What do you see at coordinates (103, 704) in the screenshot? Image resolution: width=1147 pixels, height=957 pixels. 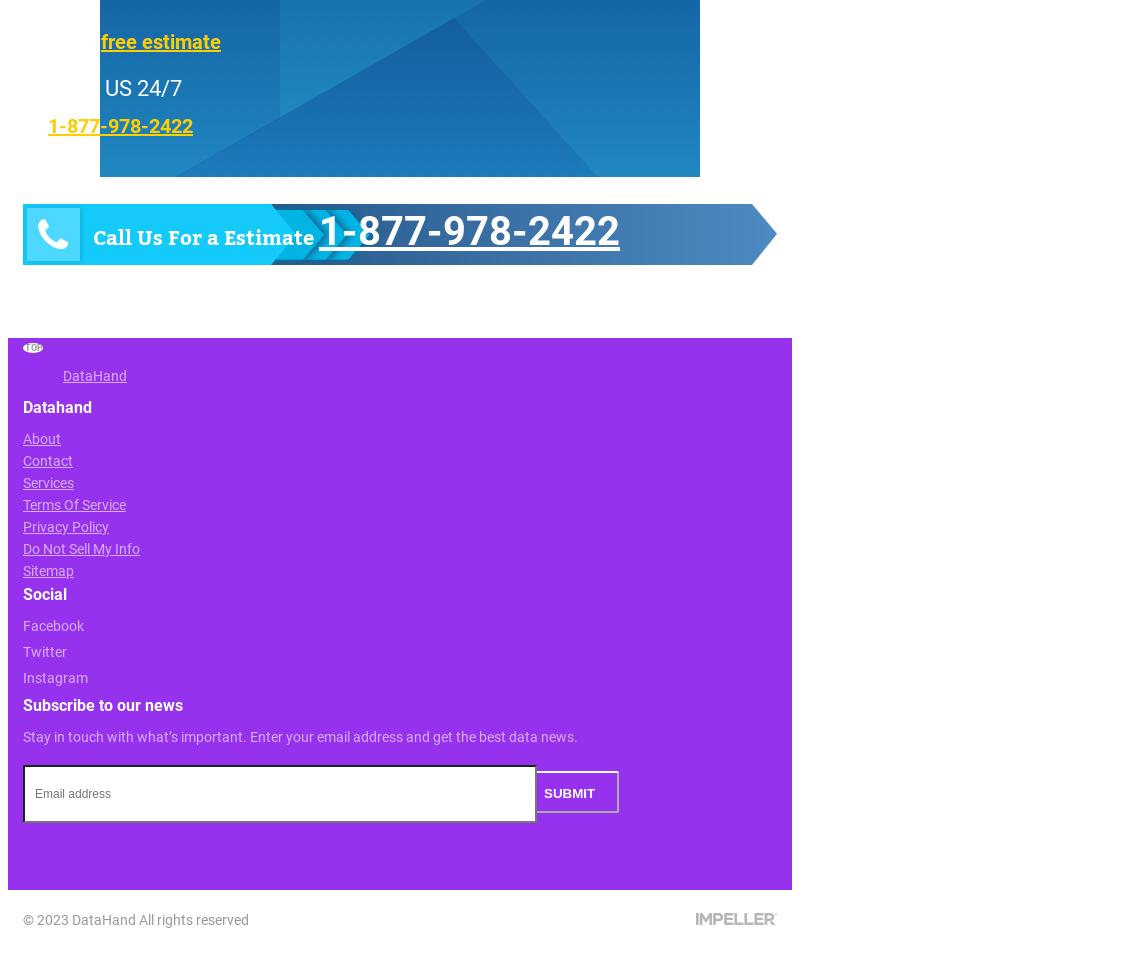 I see `'Subscribe to our news'` at bounding box center [103, 704].